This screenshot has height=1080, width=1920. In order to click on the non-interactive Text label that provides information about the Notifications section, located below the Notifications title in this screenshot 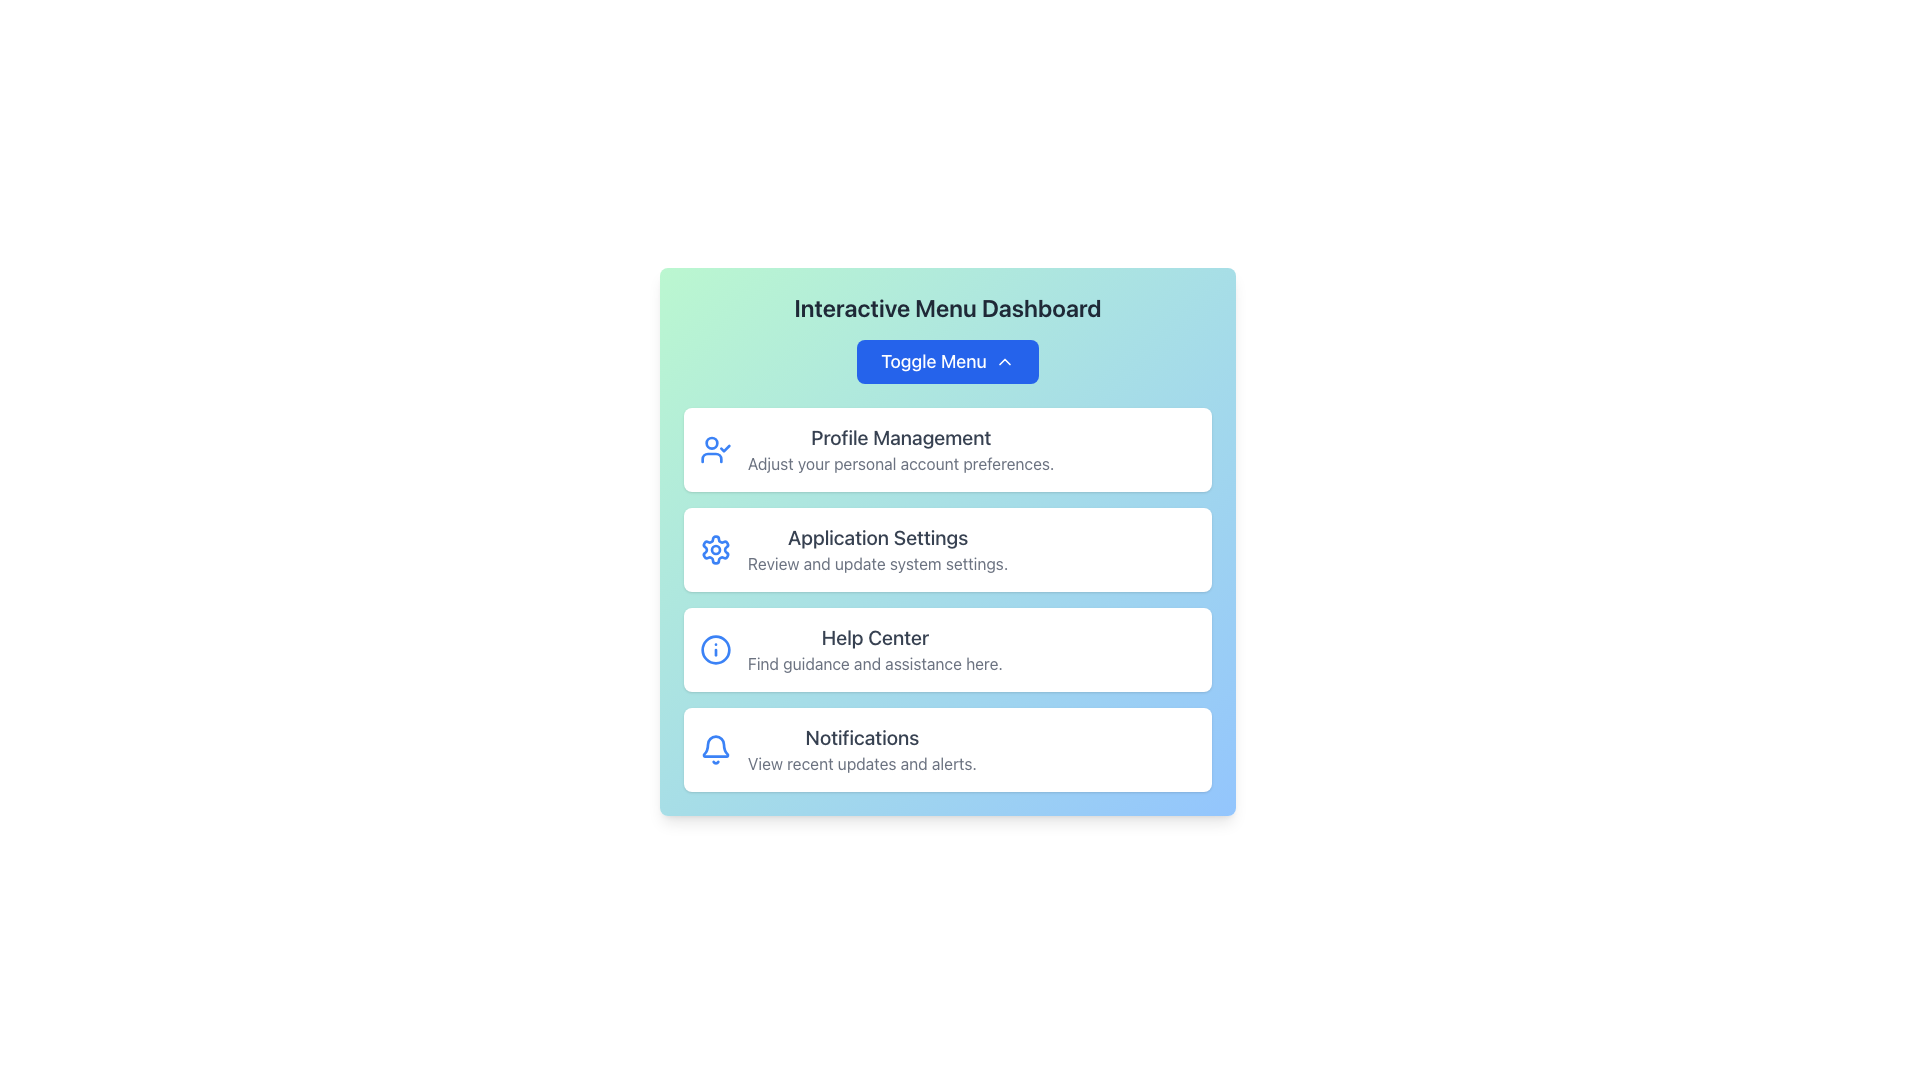, I will do `click(862, 763)`.